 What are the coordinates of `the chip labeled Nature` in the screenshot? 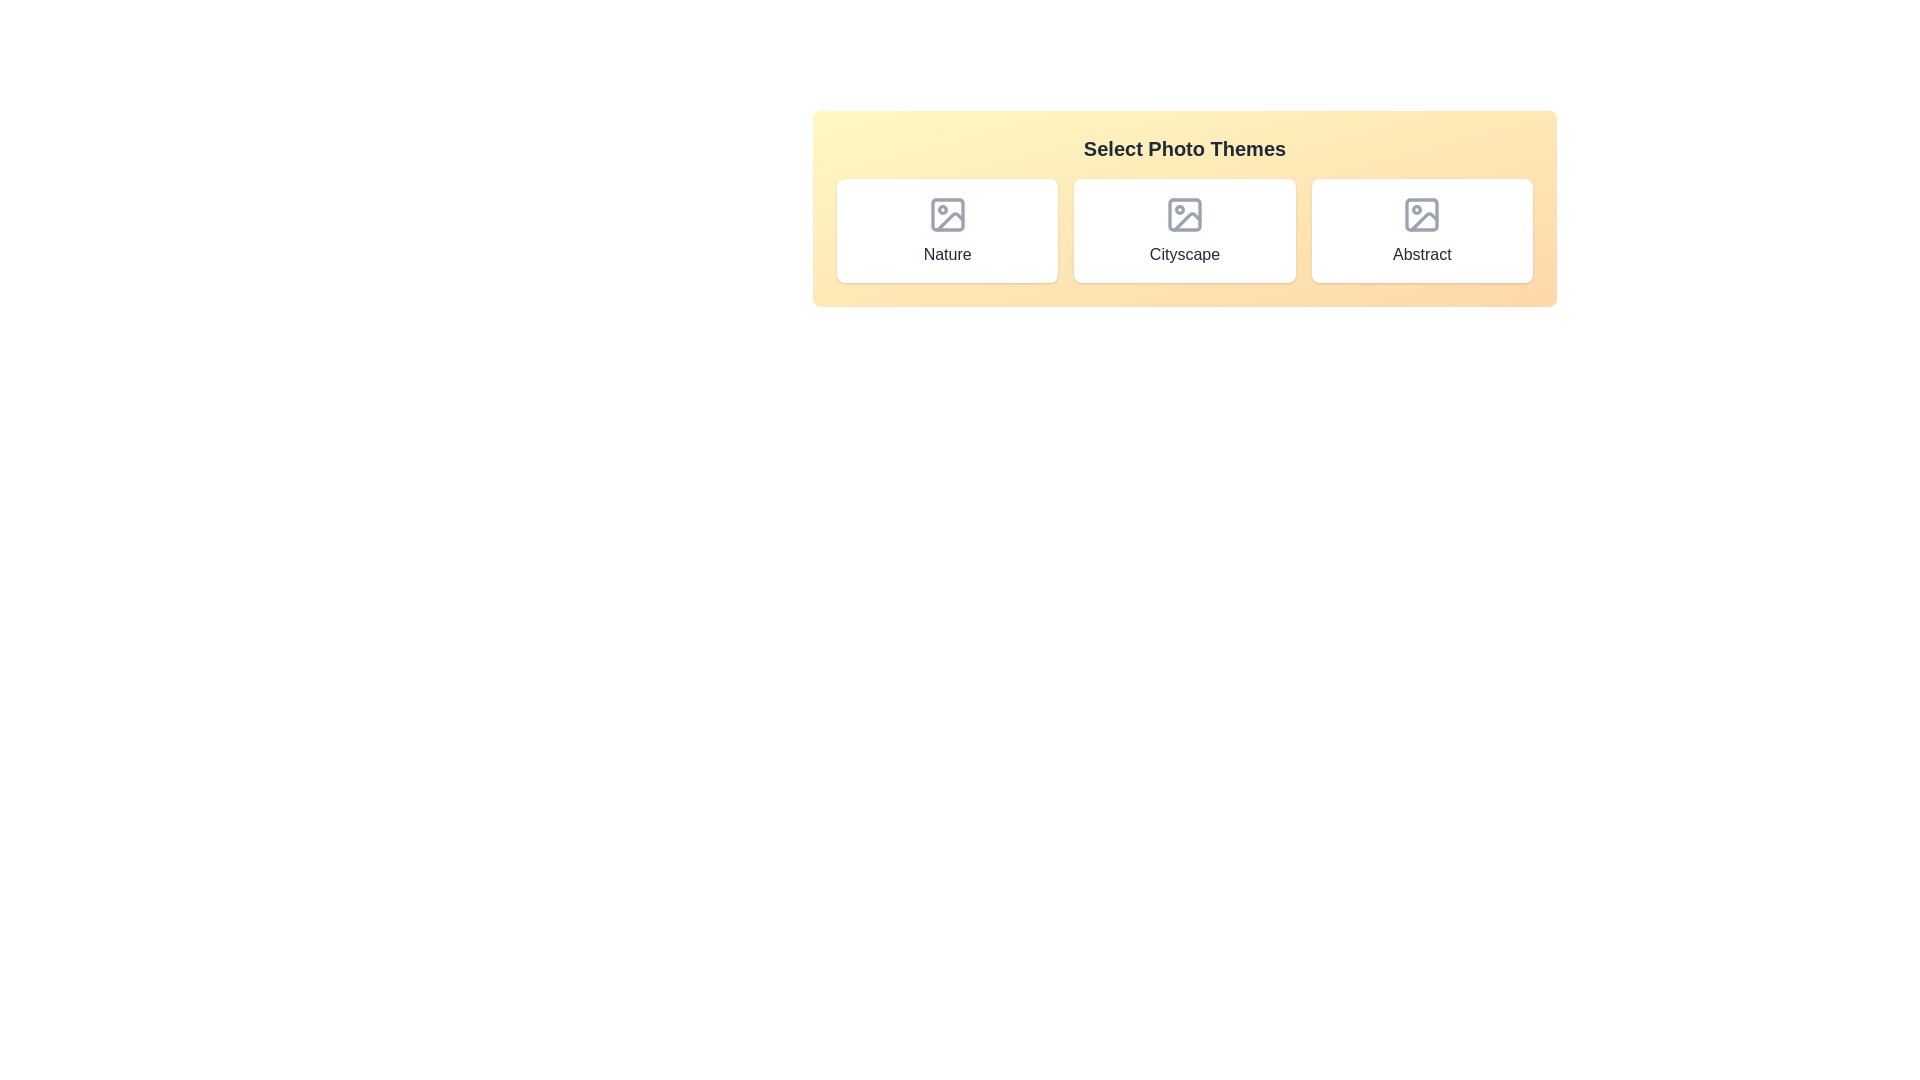 It's located at (946, 230).